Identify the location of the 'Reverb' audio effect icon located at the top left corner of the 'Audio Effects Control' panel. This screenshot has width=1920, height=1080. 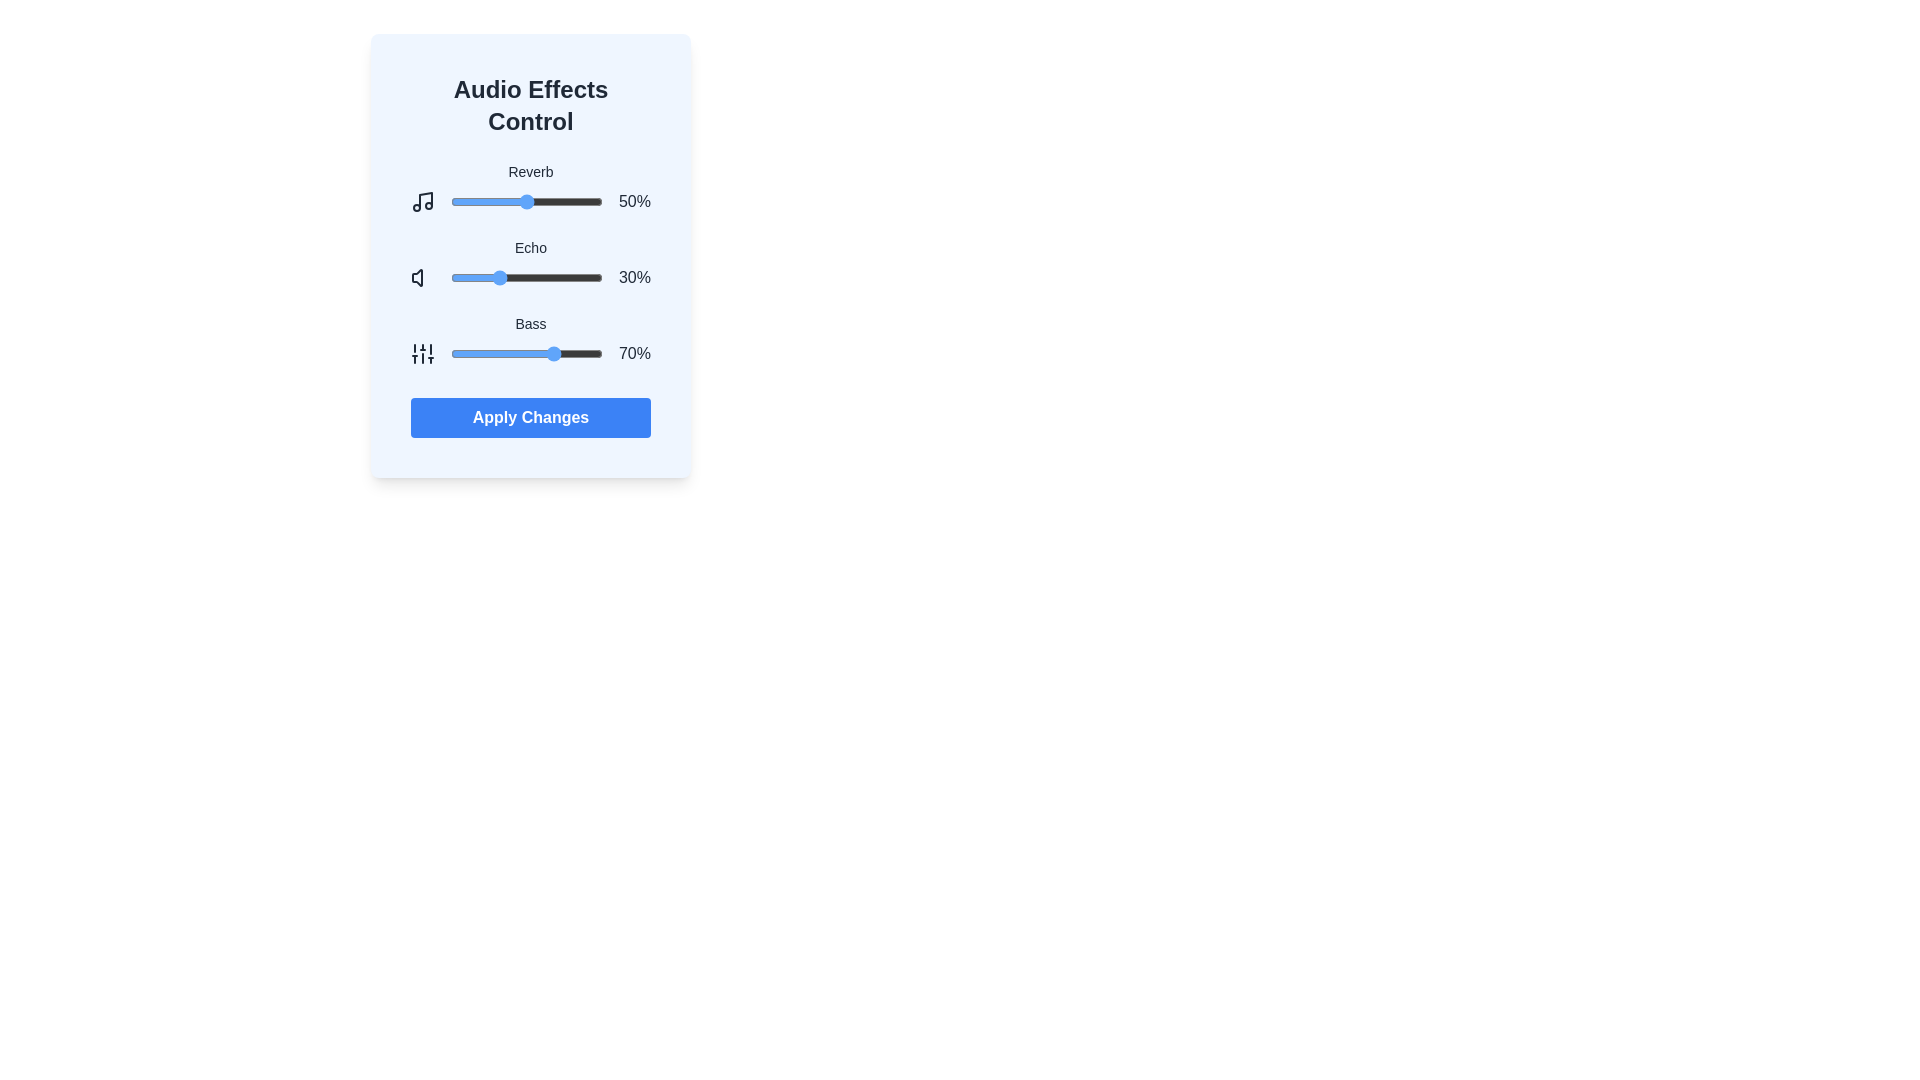
(421, 201).